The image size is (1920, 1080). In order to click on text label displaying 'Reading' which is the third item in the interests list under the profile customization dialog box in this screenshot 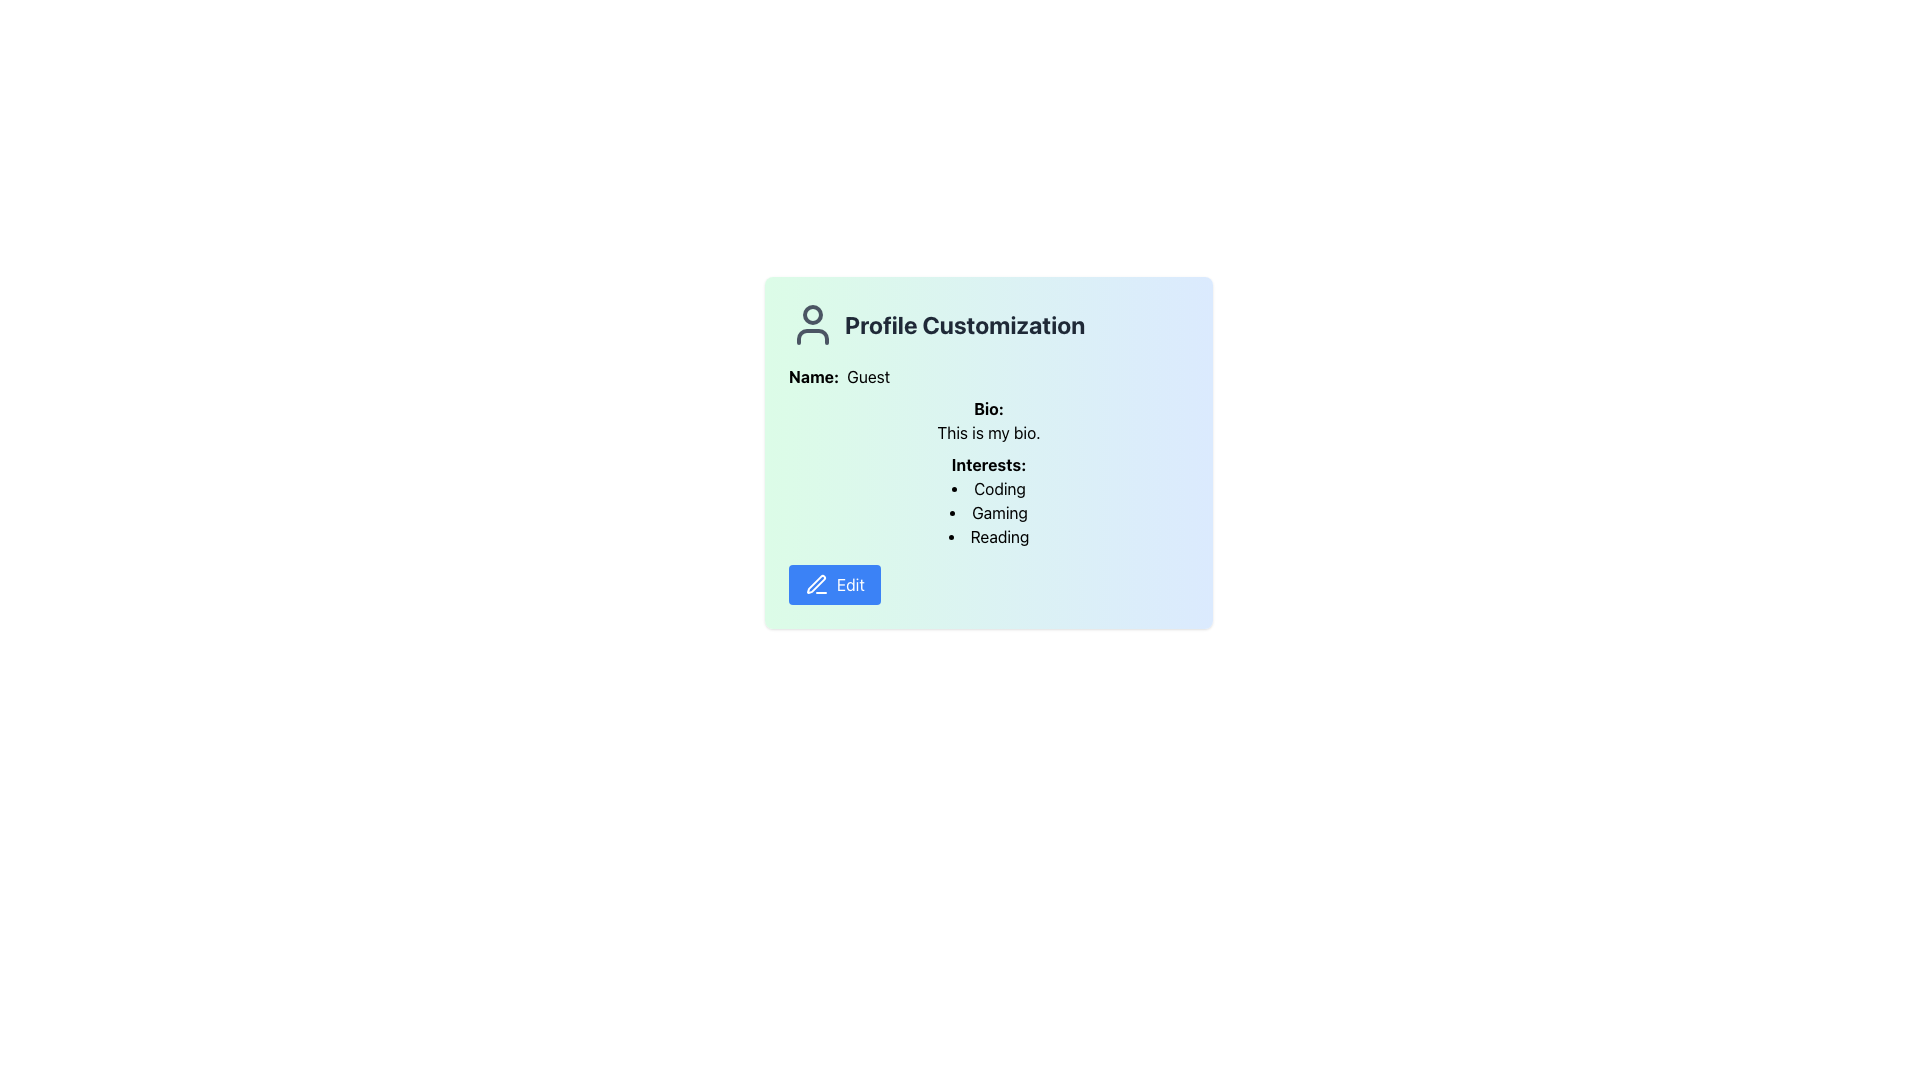, I will do `click(988, 535)`.